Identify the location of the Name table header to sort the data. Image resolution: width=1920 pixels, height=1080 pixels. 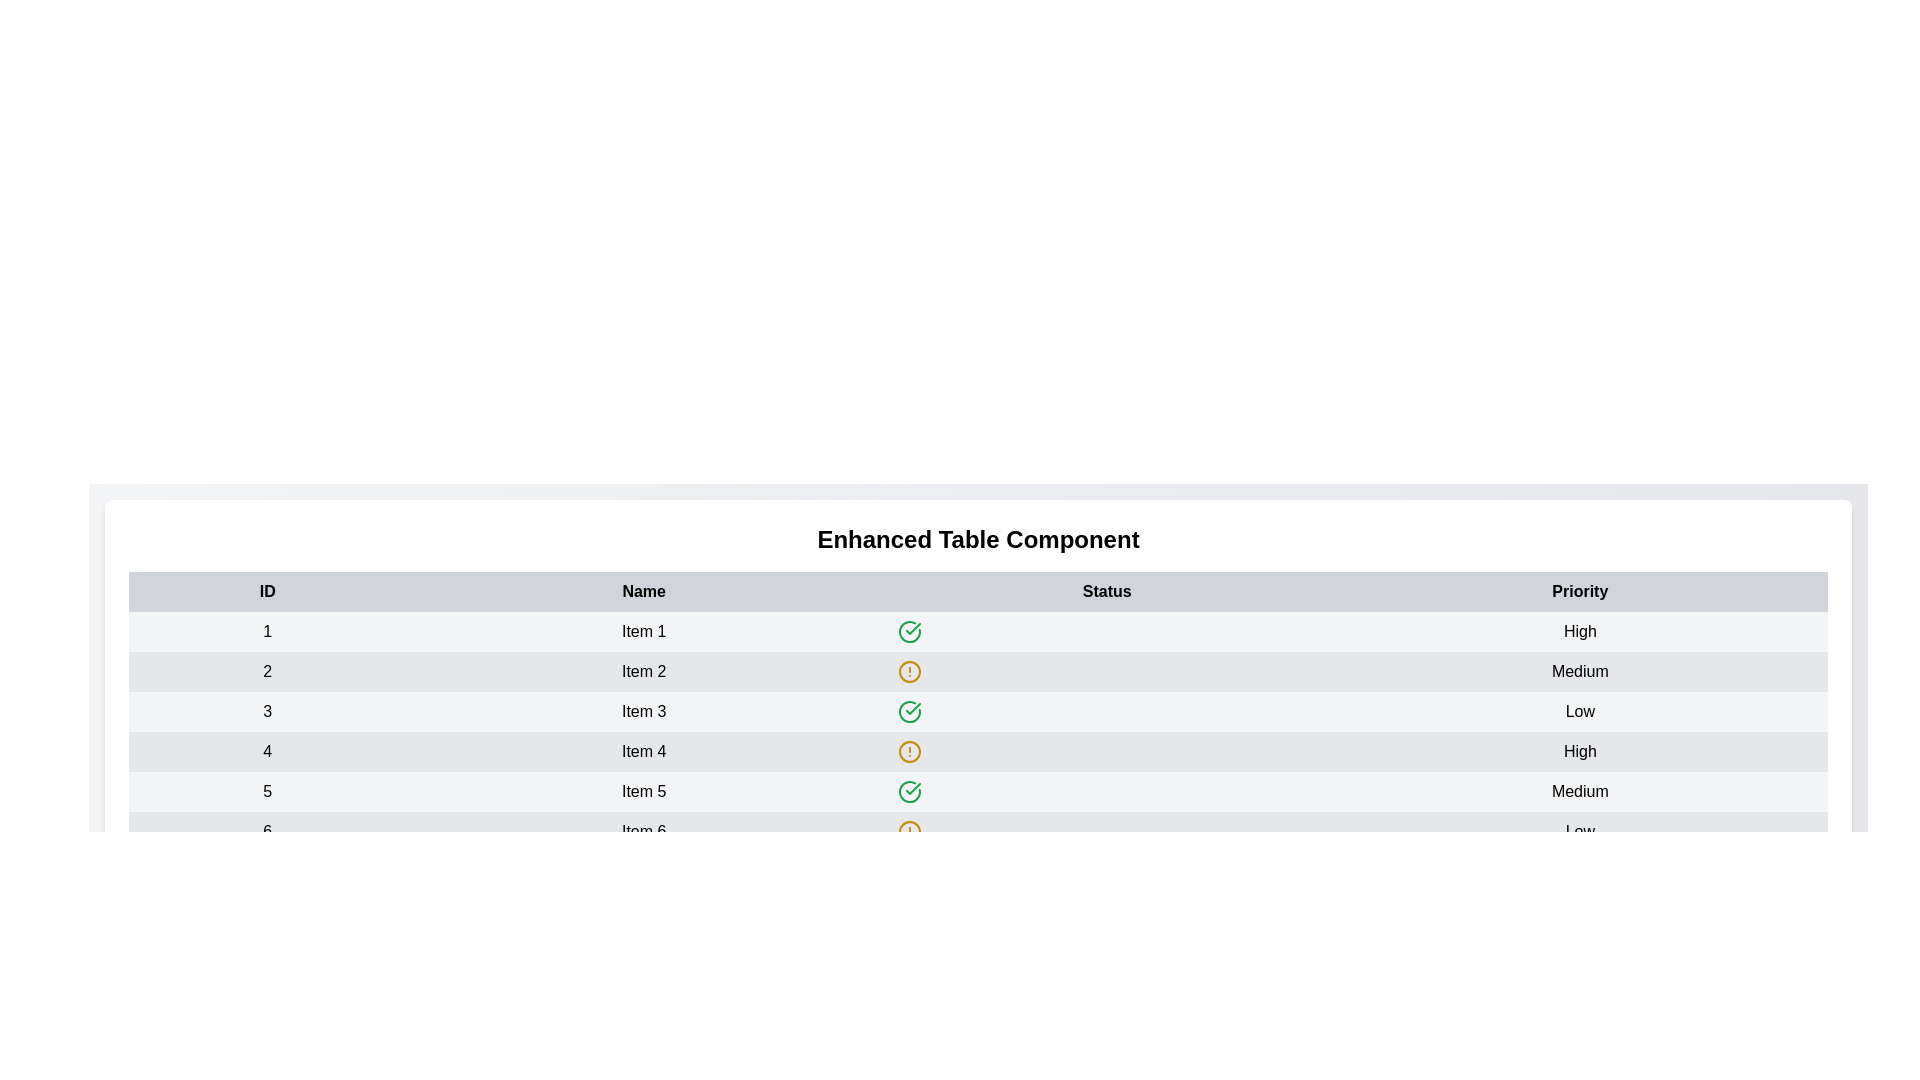
(644, 590).